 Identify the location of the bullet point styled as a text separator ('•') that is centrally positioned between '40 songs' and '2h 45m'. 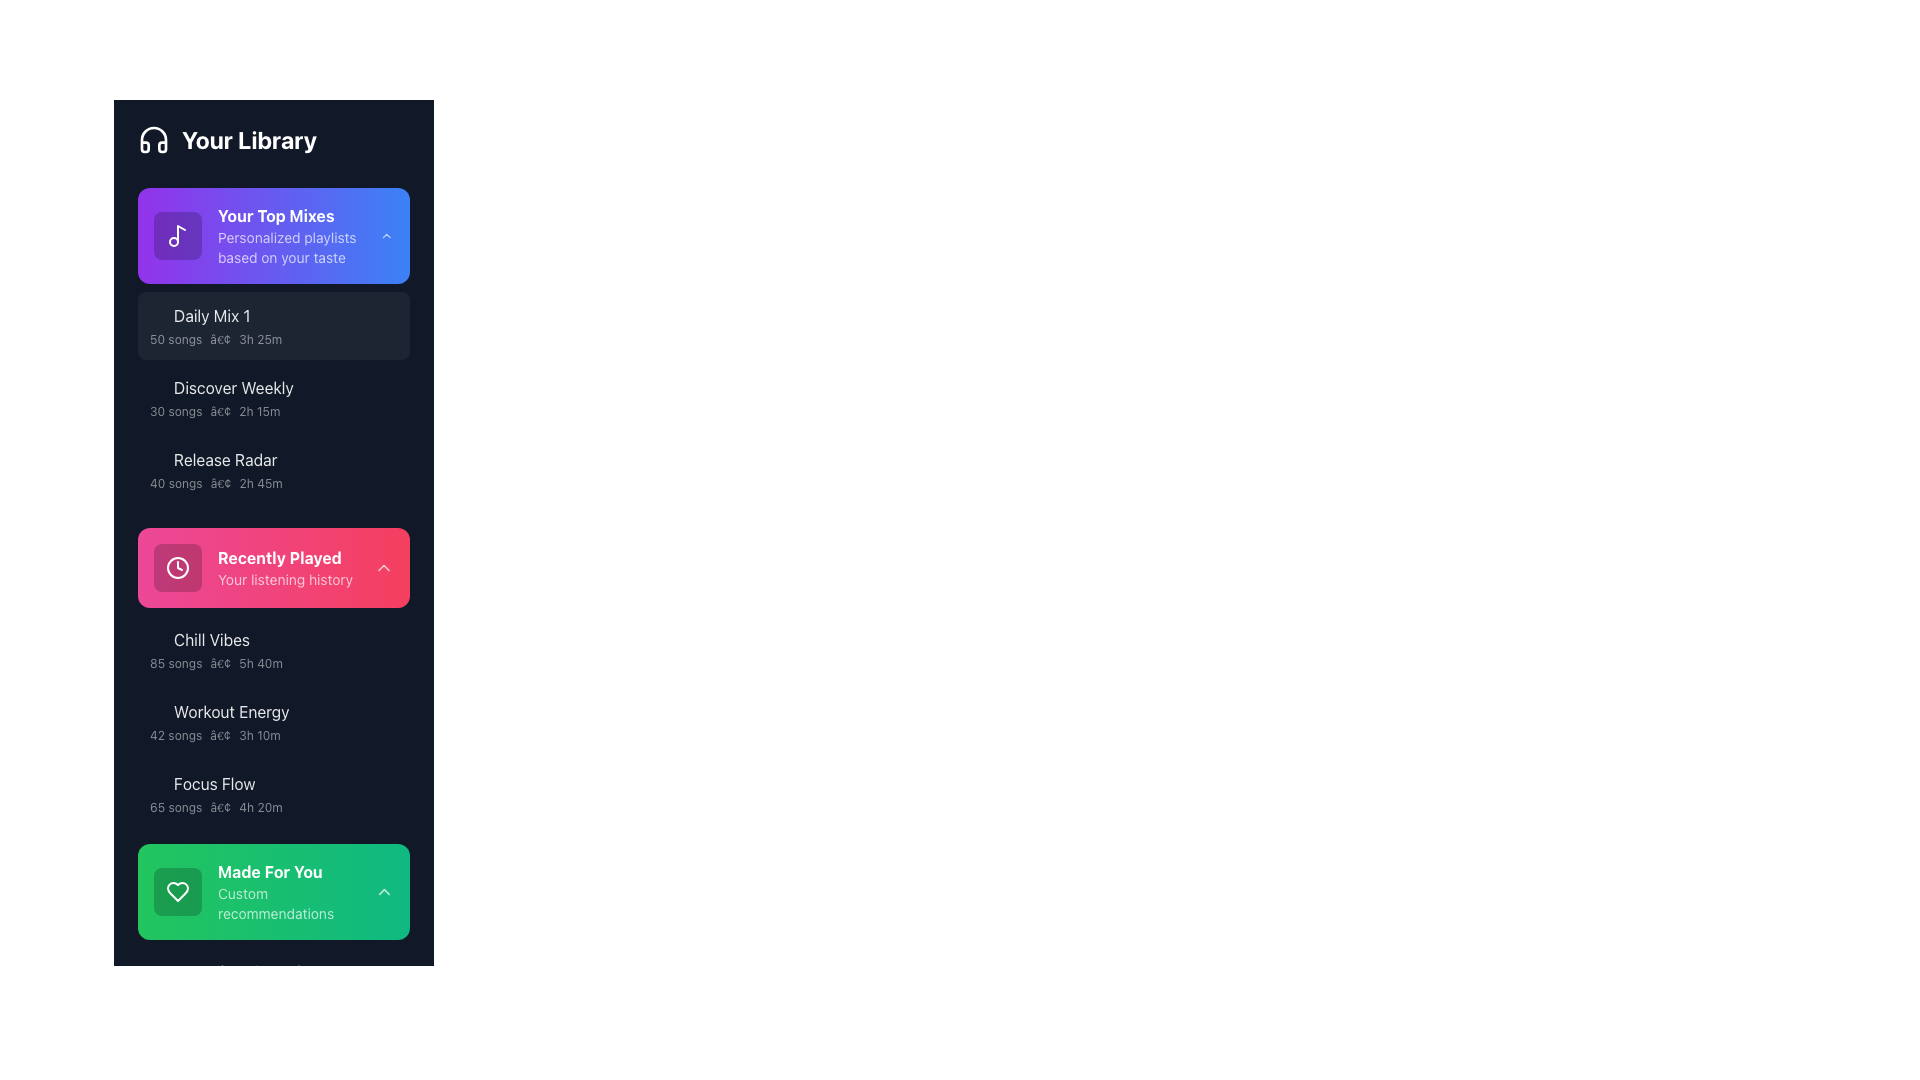
(220, 483).